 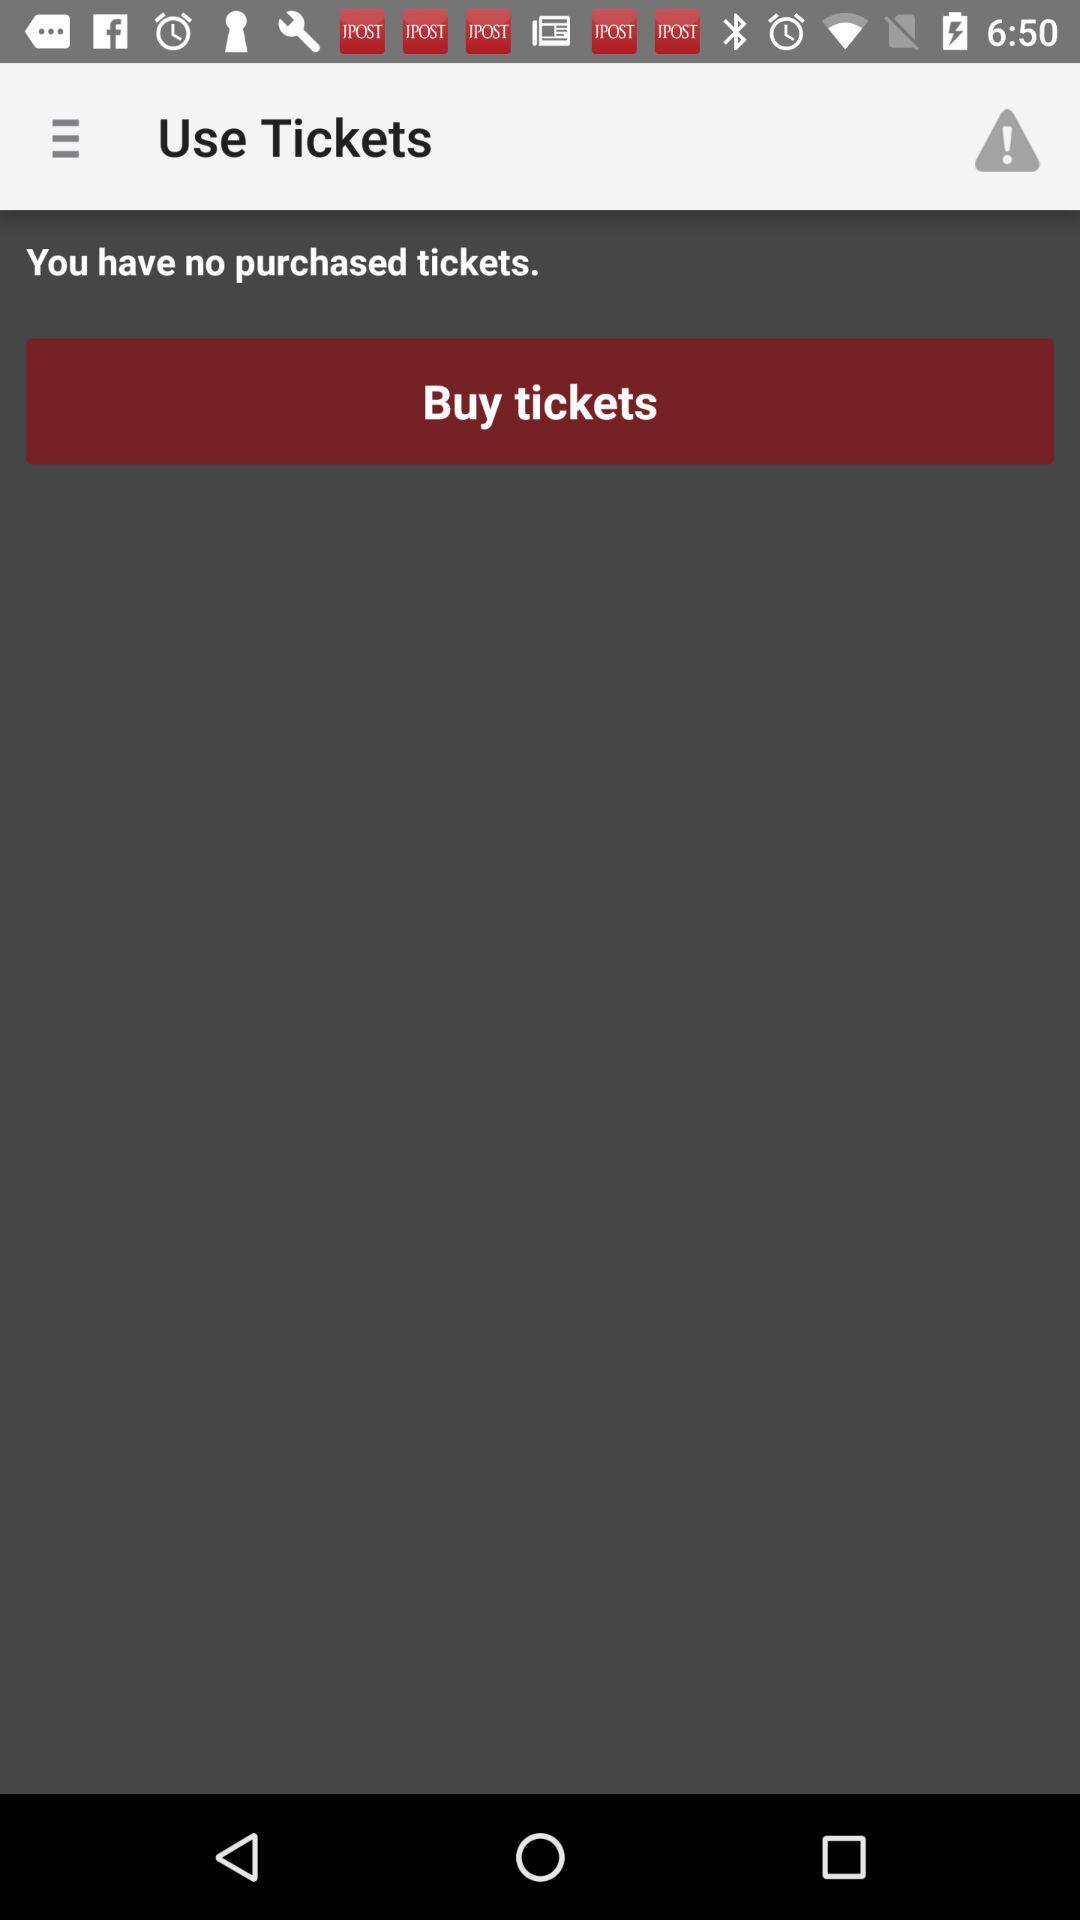 What do you see at coordinates (72, 135) in the screenshot?
I see `the icon above you have no icon` at bounding box center [72, 135].